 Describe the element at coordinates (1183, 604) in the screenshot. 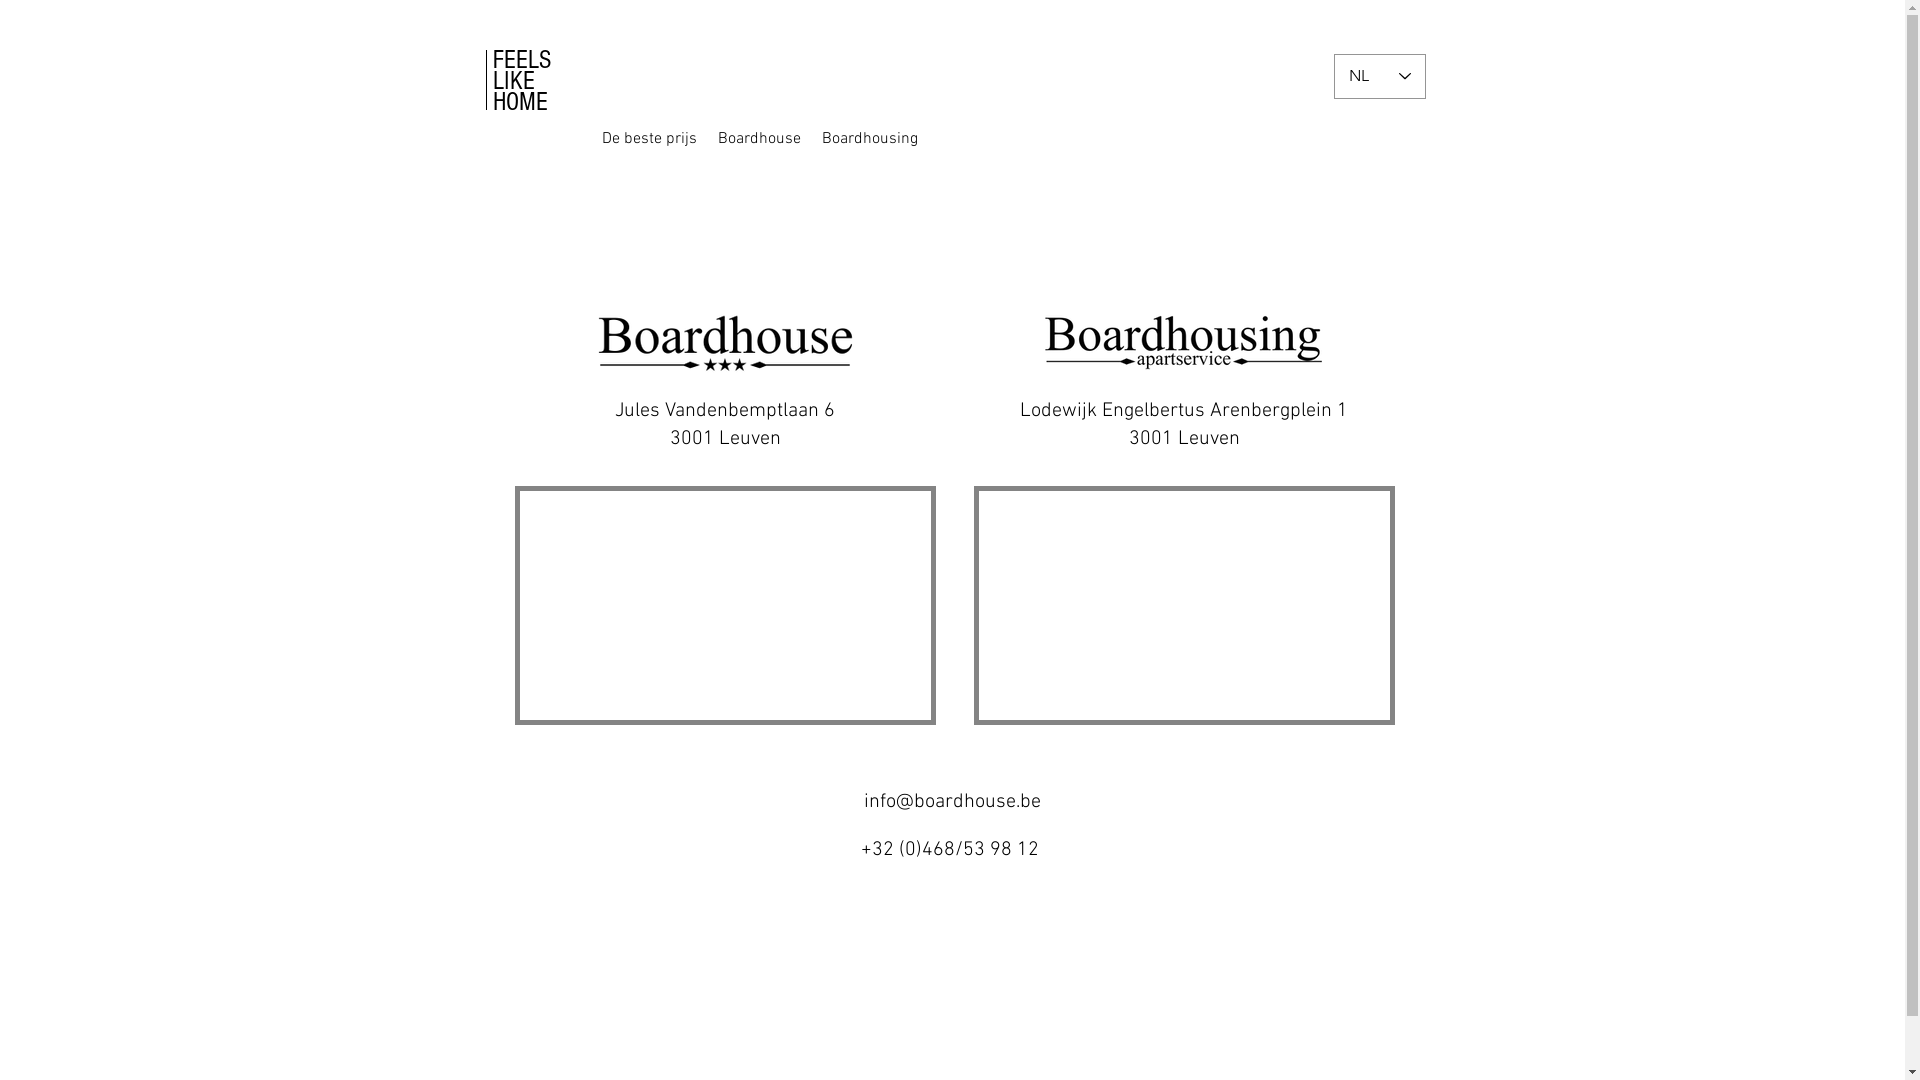

I see `'Google Maps'` at that location.